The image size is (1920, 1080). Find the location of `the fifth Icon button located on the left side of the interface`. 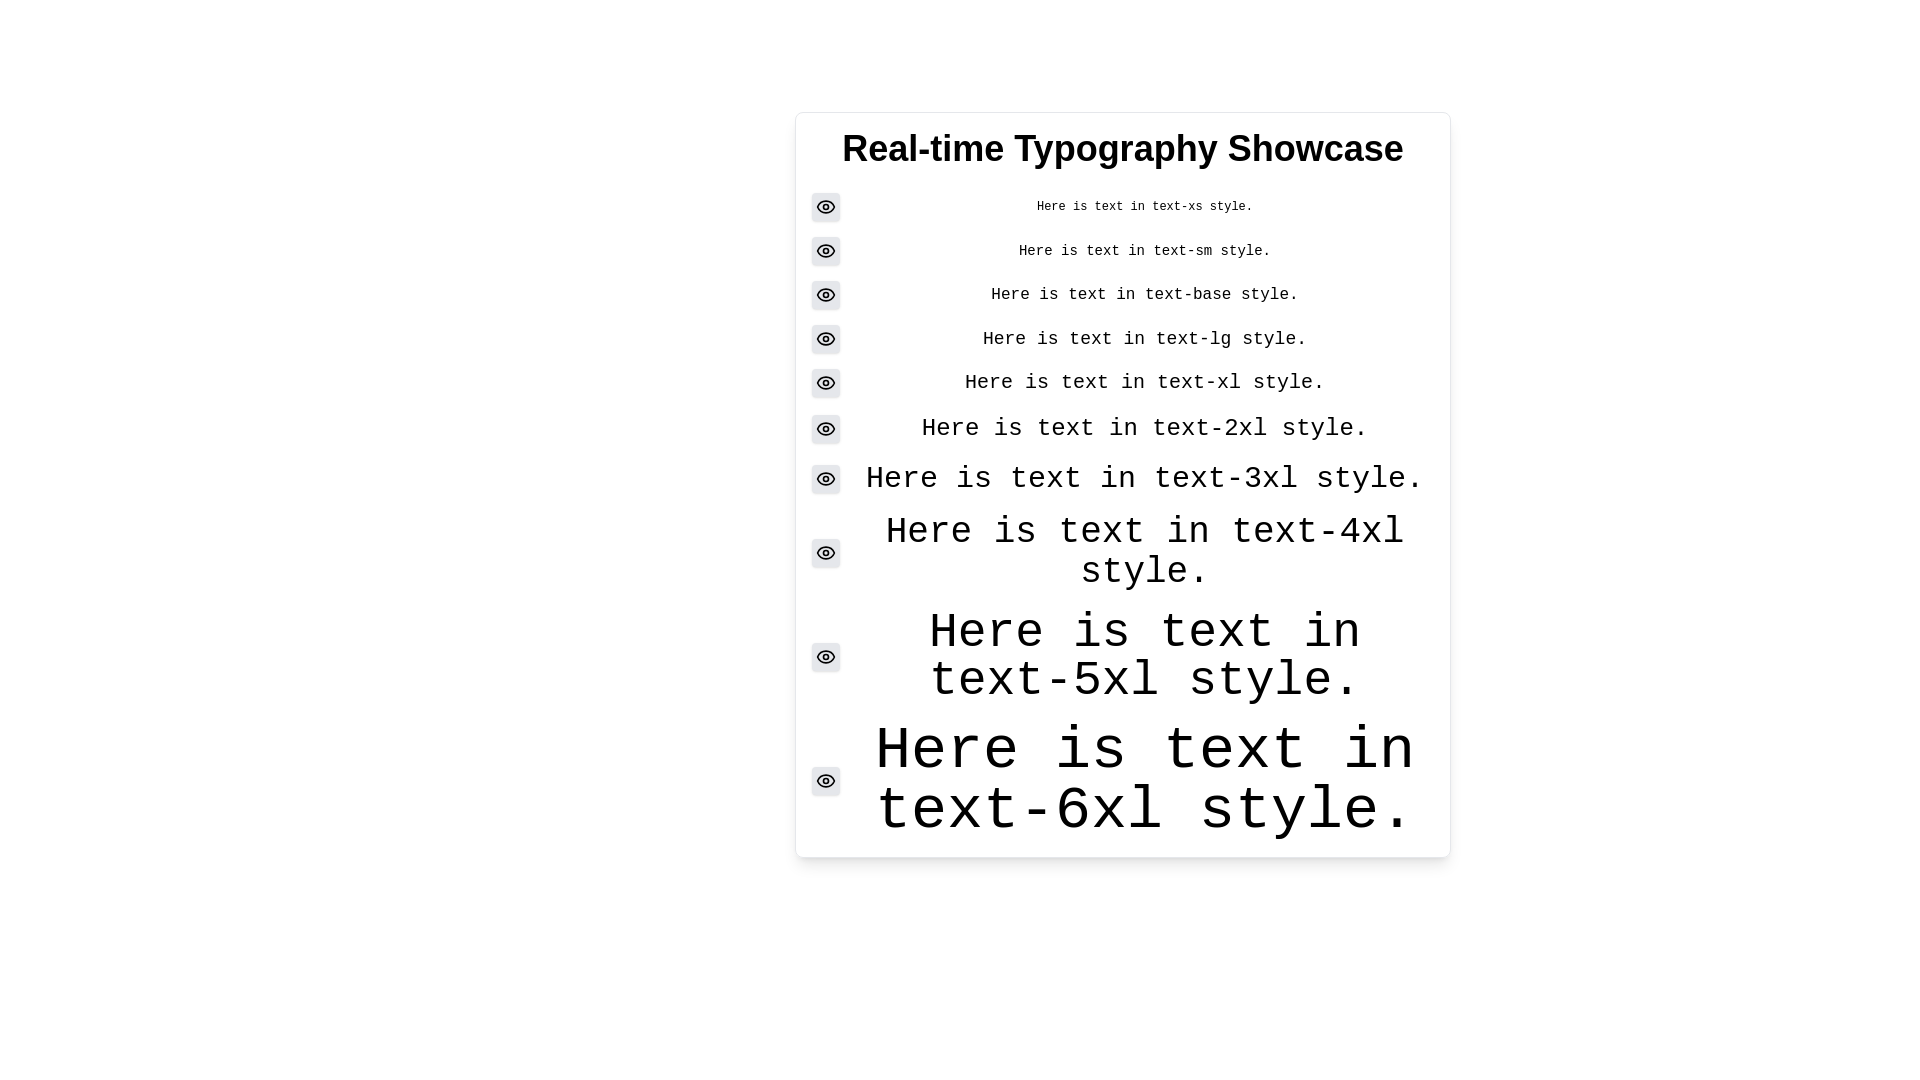

the fifth Icon button located on the left side of the interface is located at coordinates (825, 338).